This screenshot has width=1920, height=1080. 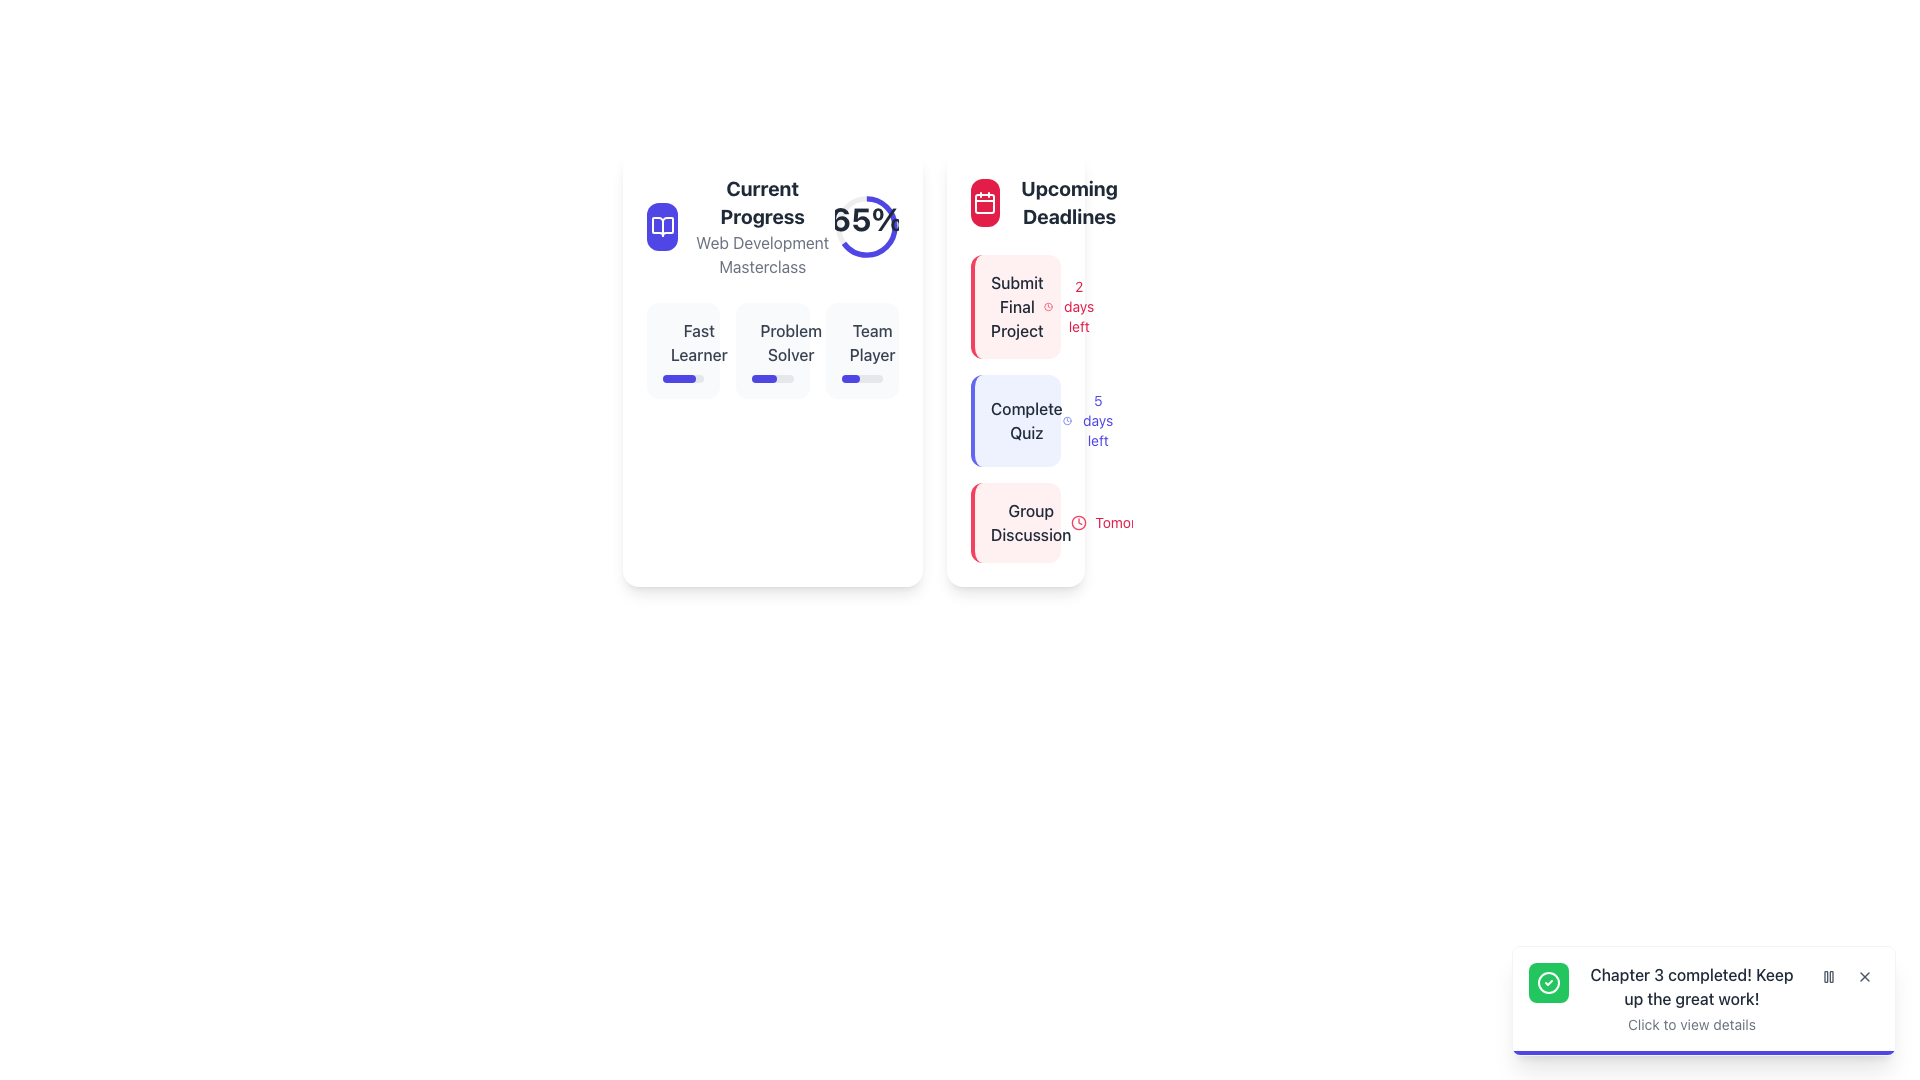 I want to click on the circular graphical component located in the bottom-right corner of the interface within the notification card that displays 'Chapter 3 completed! Keep up the great work!', so click(x=1548, y=982).